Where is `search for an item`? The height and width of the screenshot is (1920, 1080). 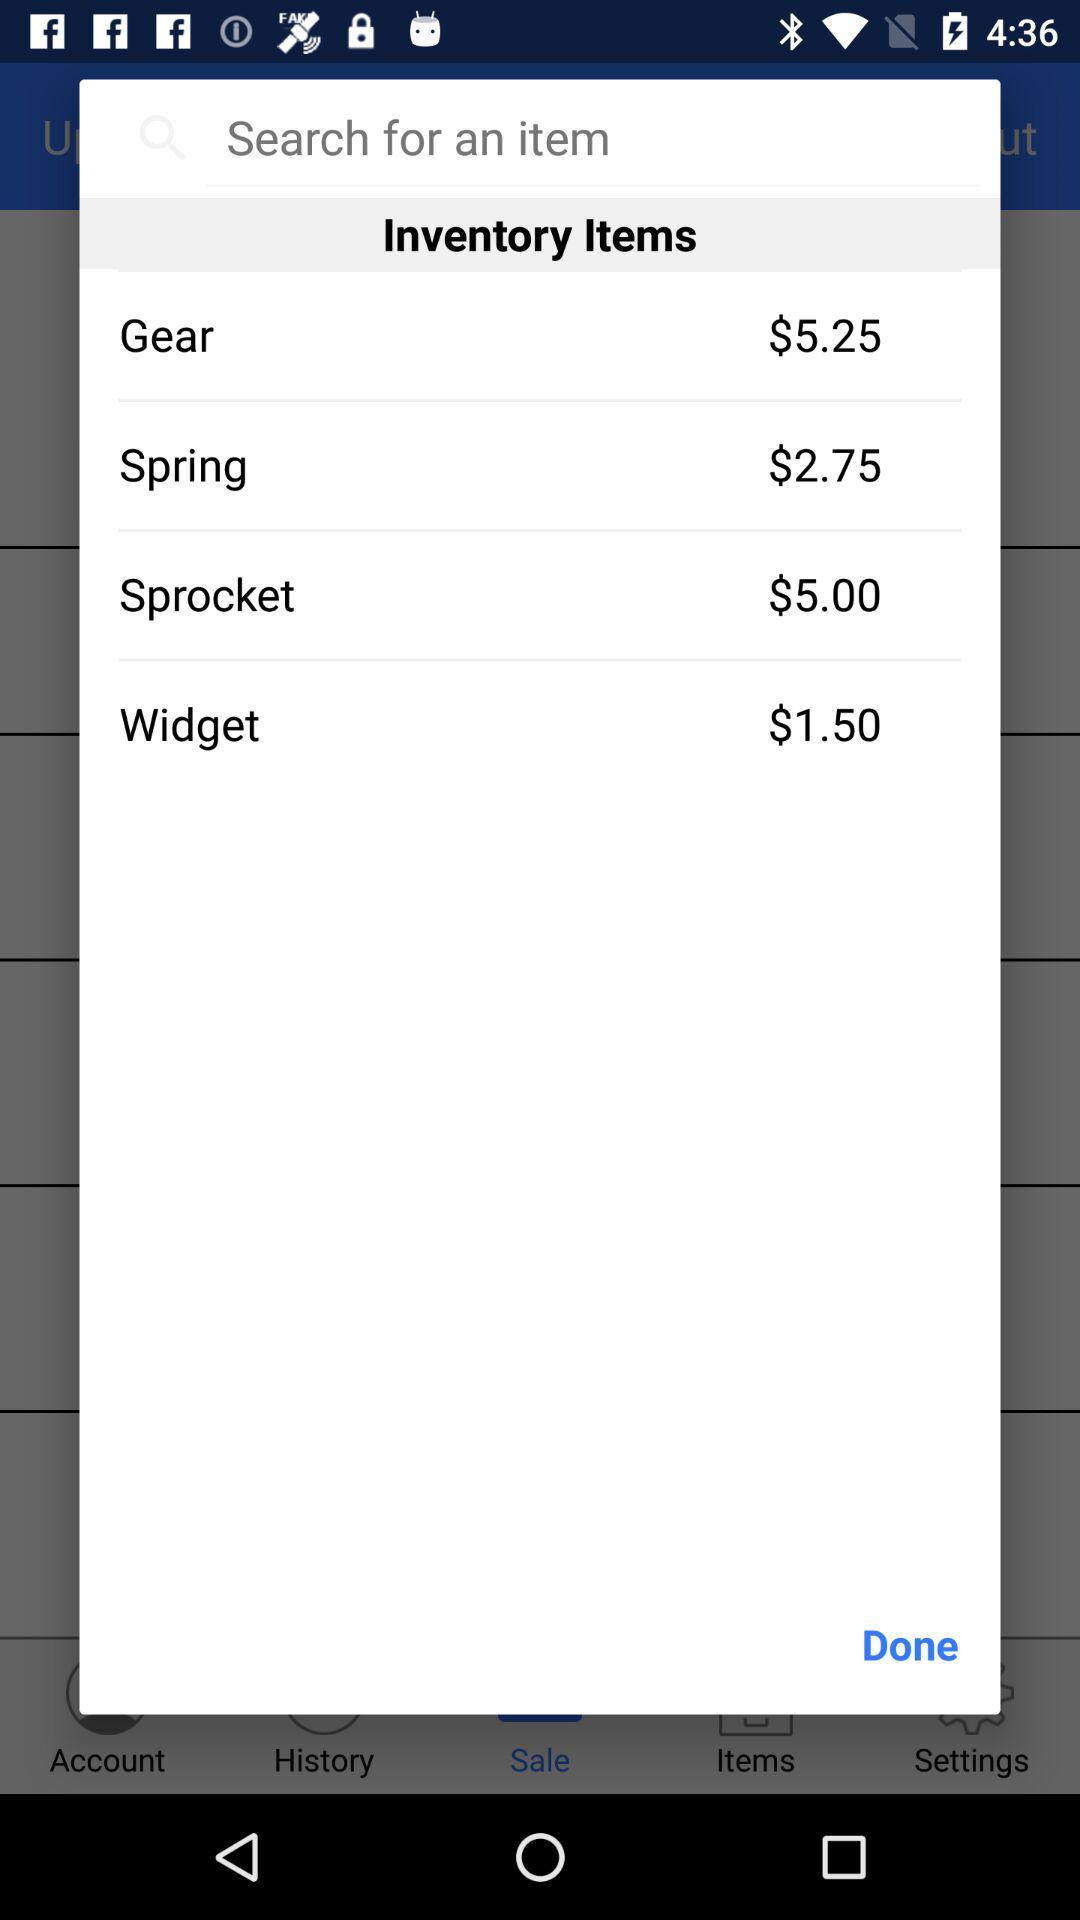 search for an item is located at coordinates (591, 136).